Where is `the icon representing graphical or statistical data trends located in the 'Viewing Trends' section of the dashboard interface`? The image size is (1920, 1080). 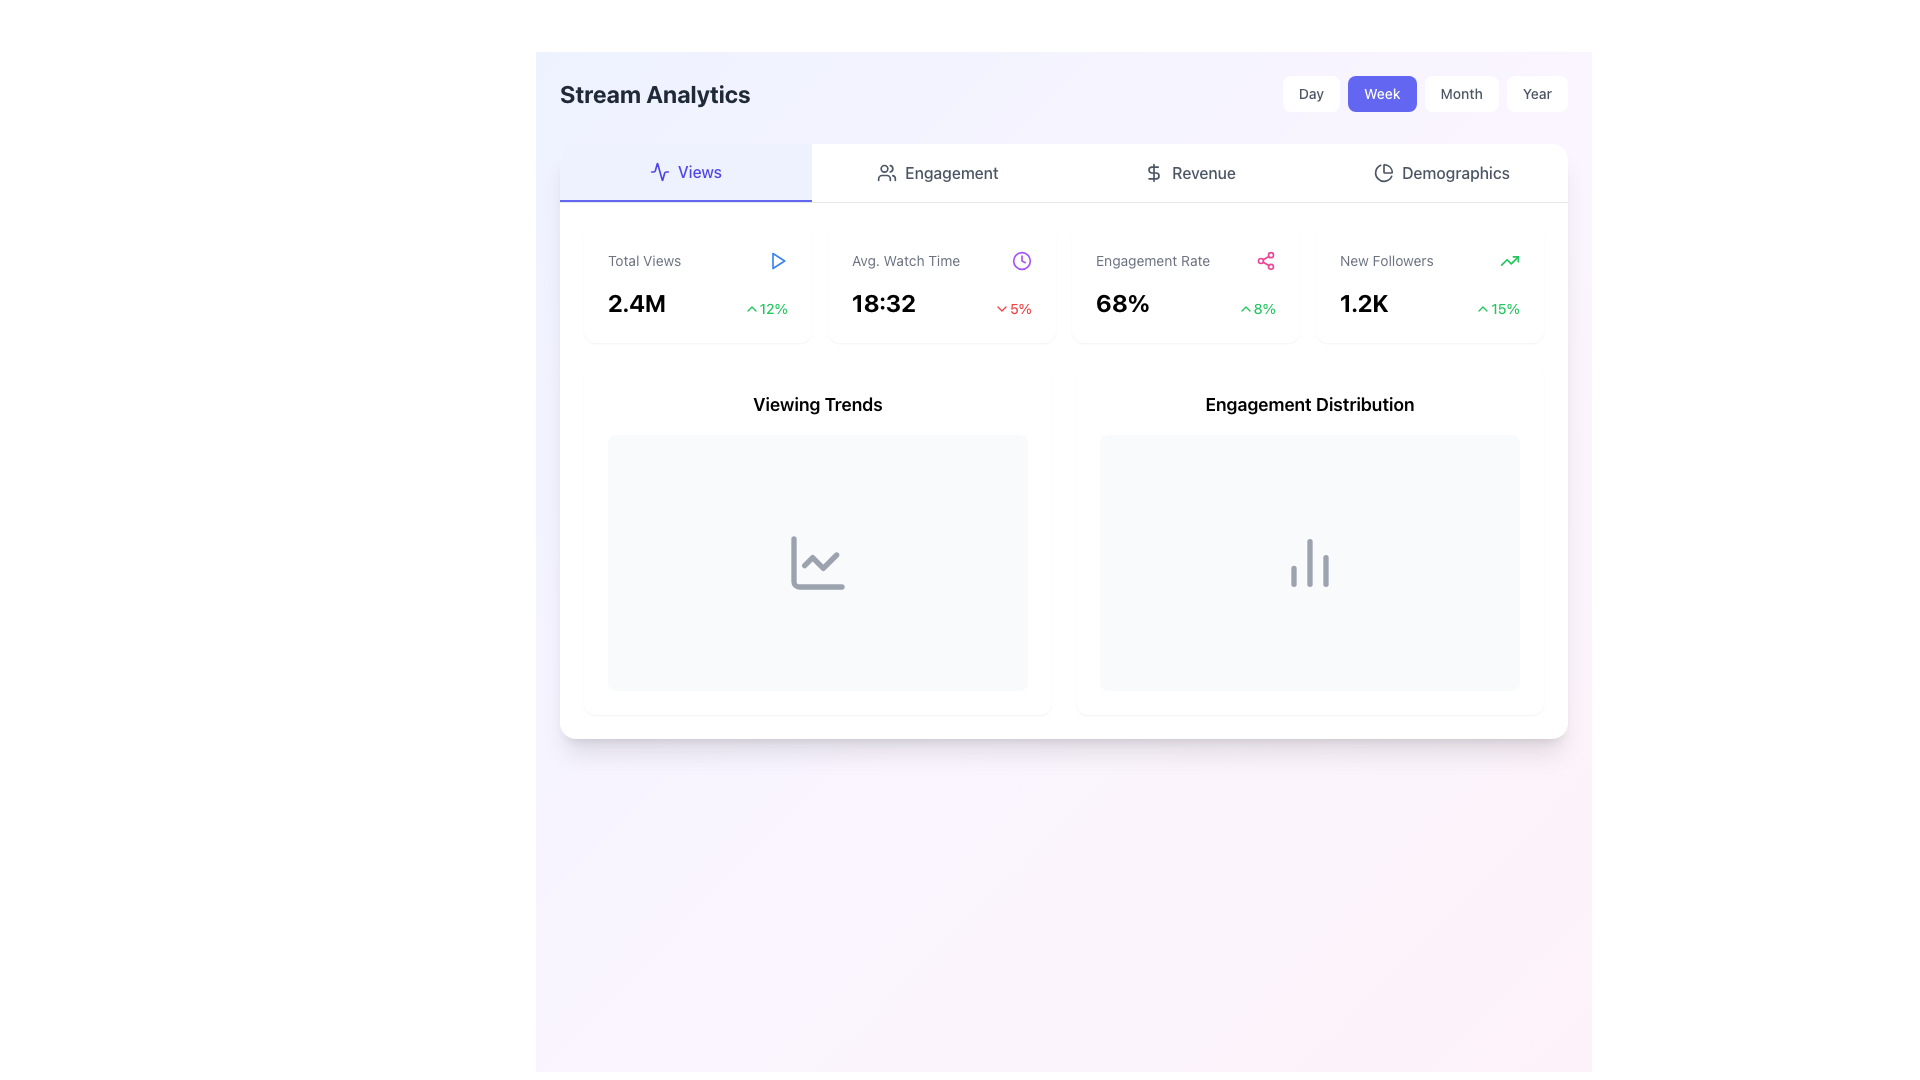 the icon representing graphical or statistical data trends located in the 'Viewing Trends' section of the dashboard interface is located at coordinates (817, 563).